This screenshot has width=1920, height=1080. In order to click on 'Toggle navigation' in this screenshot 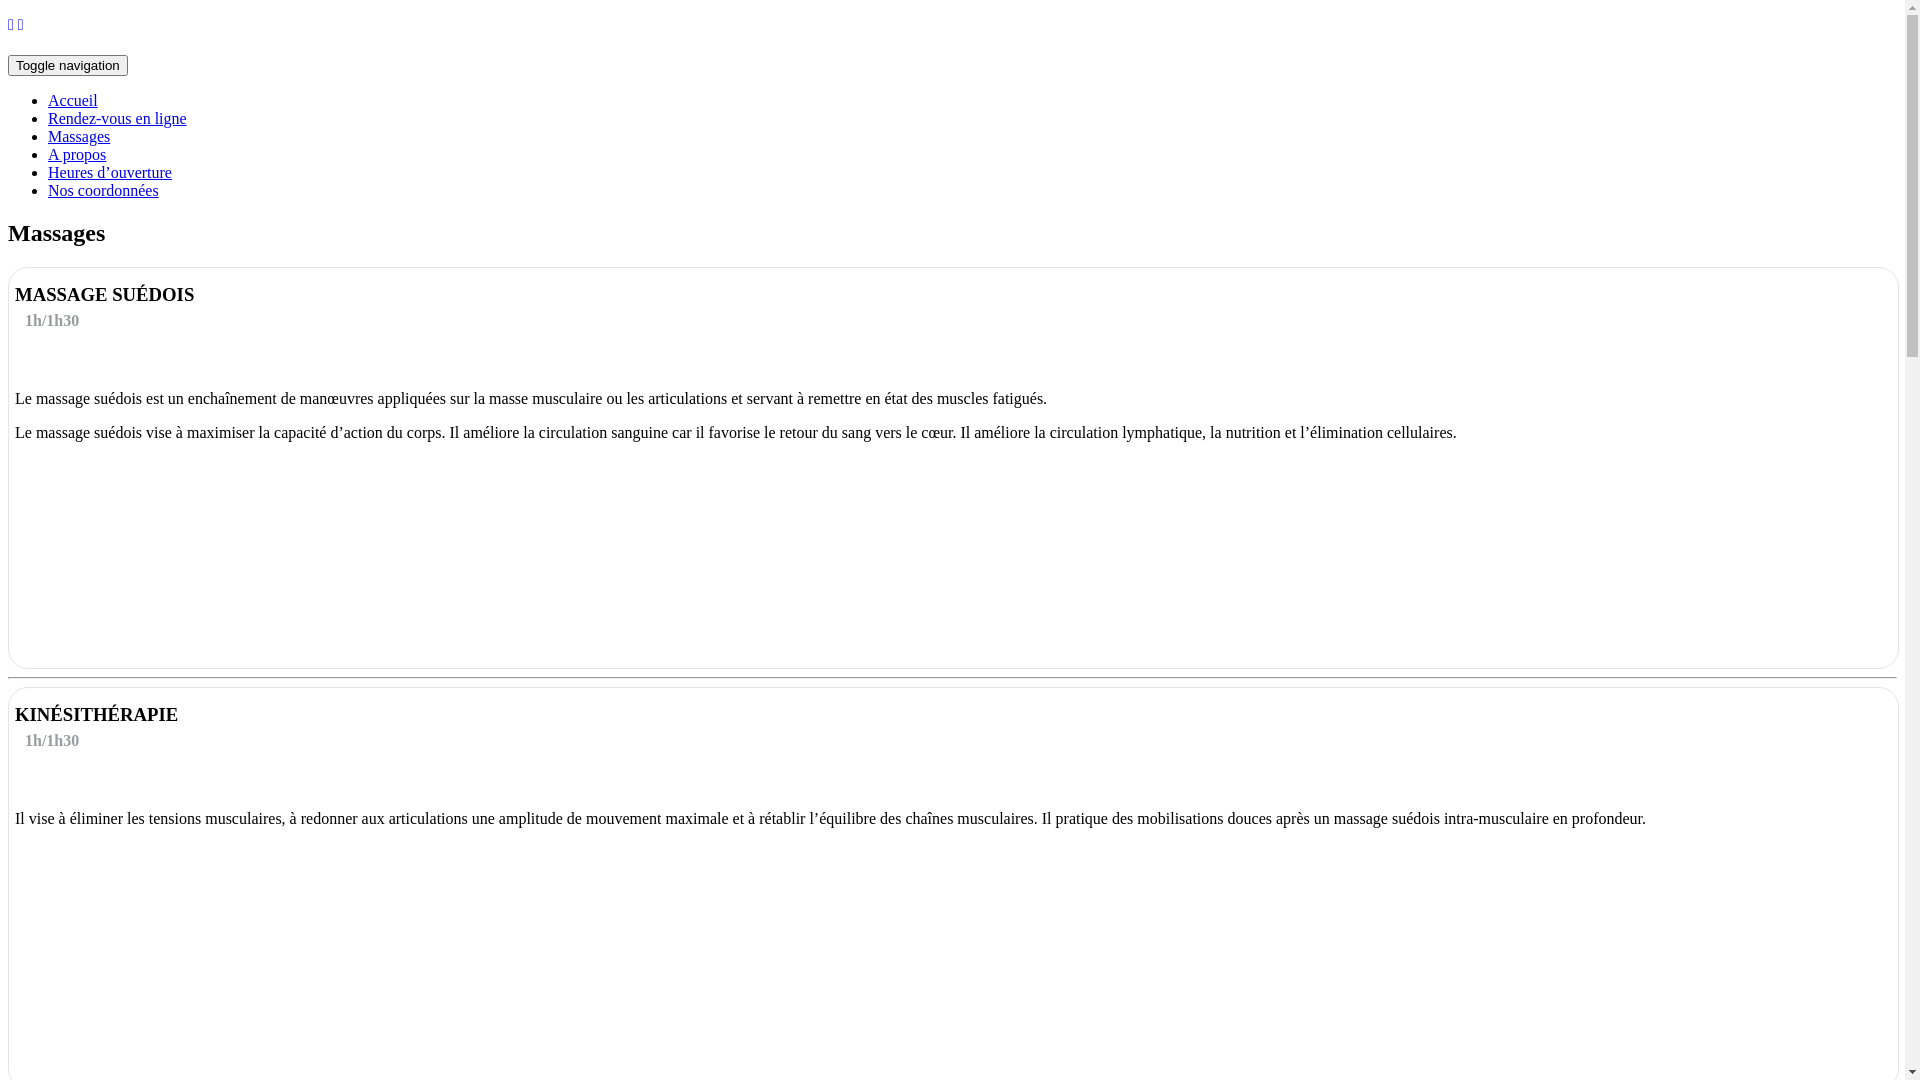, I will do `click(8, 64)`.